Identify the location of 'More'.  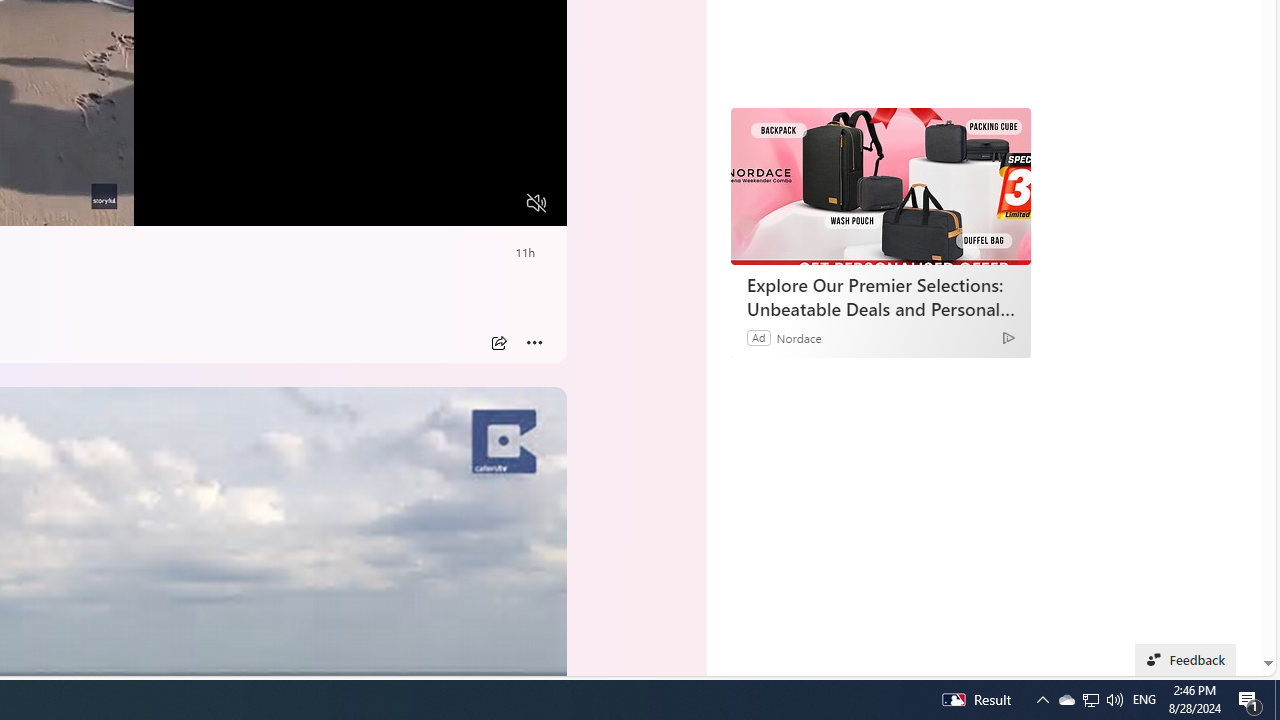
(534, 342).